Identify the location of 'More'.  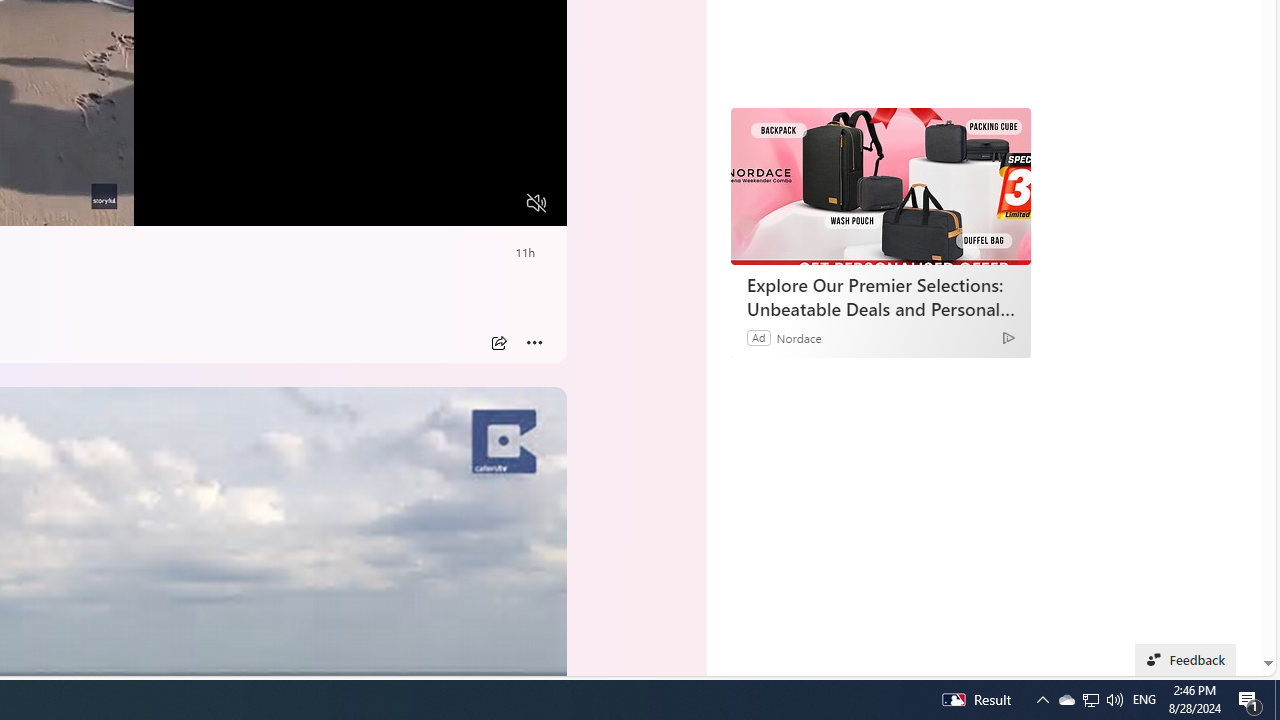
(534, 342).